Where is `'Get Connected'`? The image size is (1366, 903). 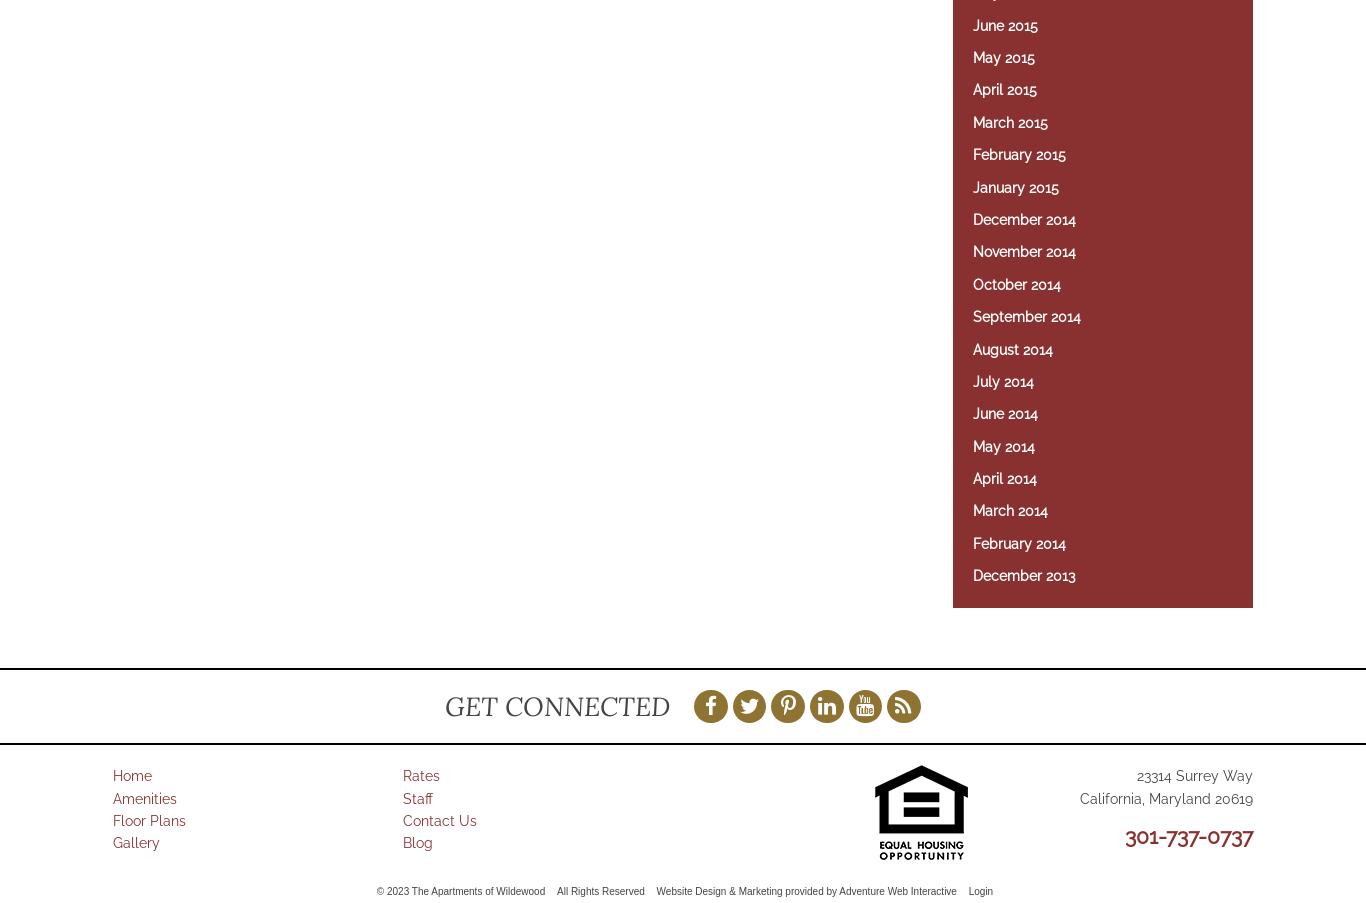 'Get Connected' is located at coordinates (557, 704).